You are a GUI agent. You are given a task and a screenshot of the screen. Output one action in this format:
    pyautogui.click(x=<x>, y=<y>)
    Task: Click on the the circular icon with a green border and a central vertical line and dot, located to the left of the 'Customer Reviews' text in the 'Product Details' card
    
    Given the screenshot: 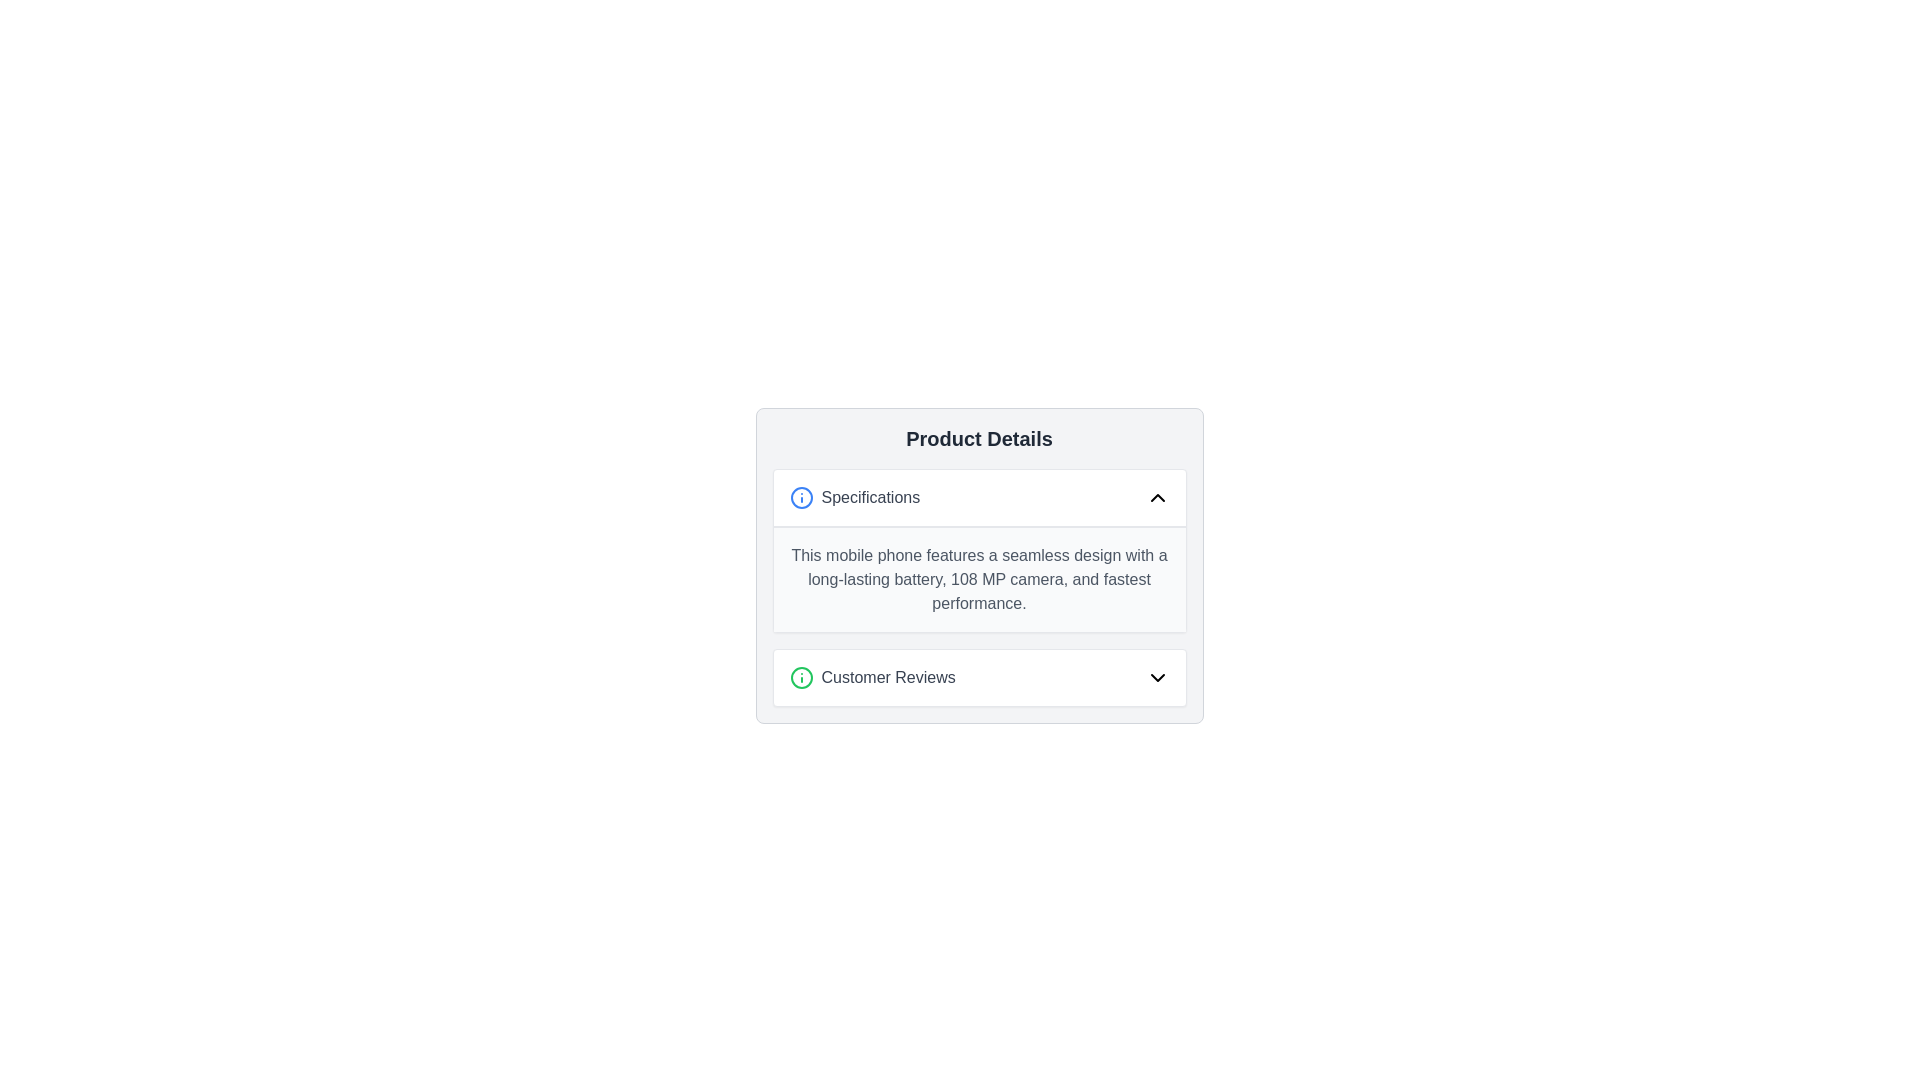 What is the action you would take?
    pyautogui.click(x=801, y=677)
    